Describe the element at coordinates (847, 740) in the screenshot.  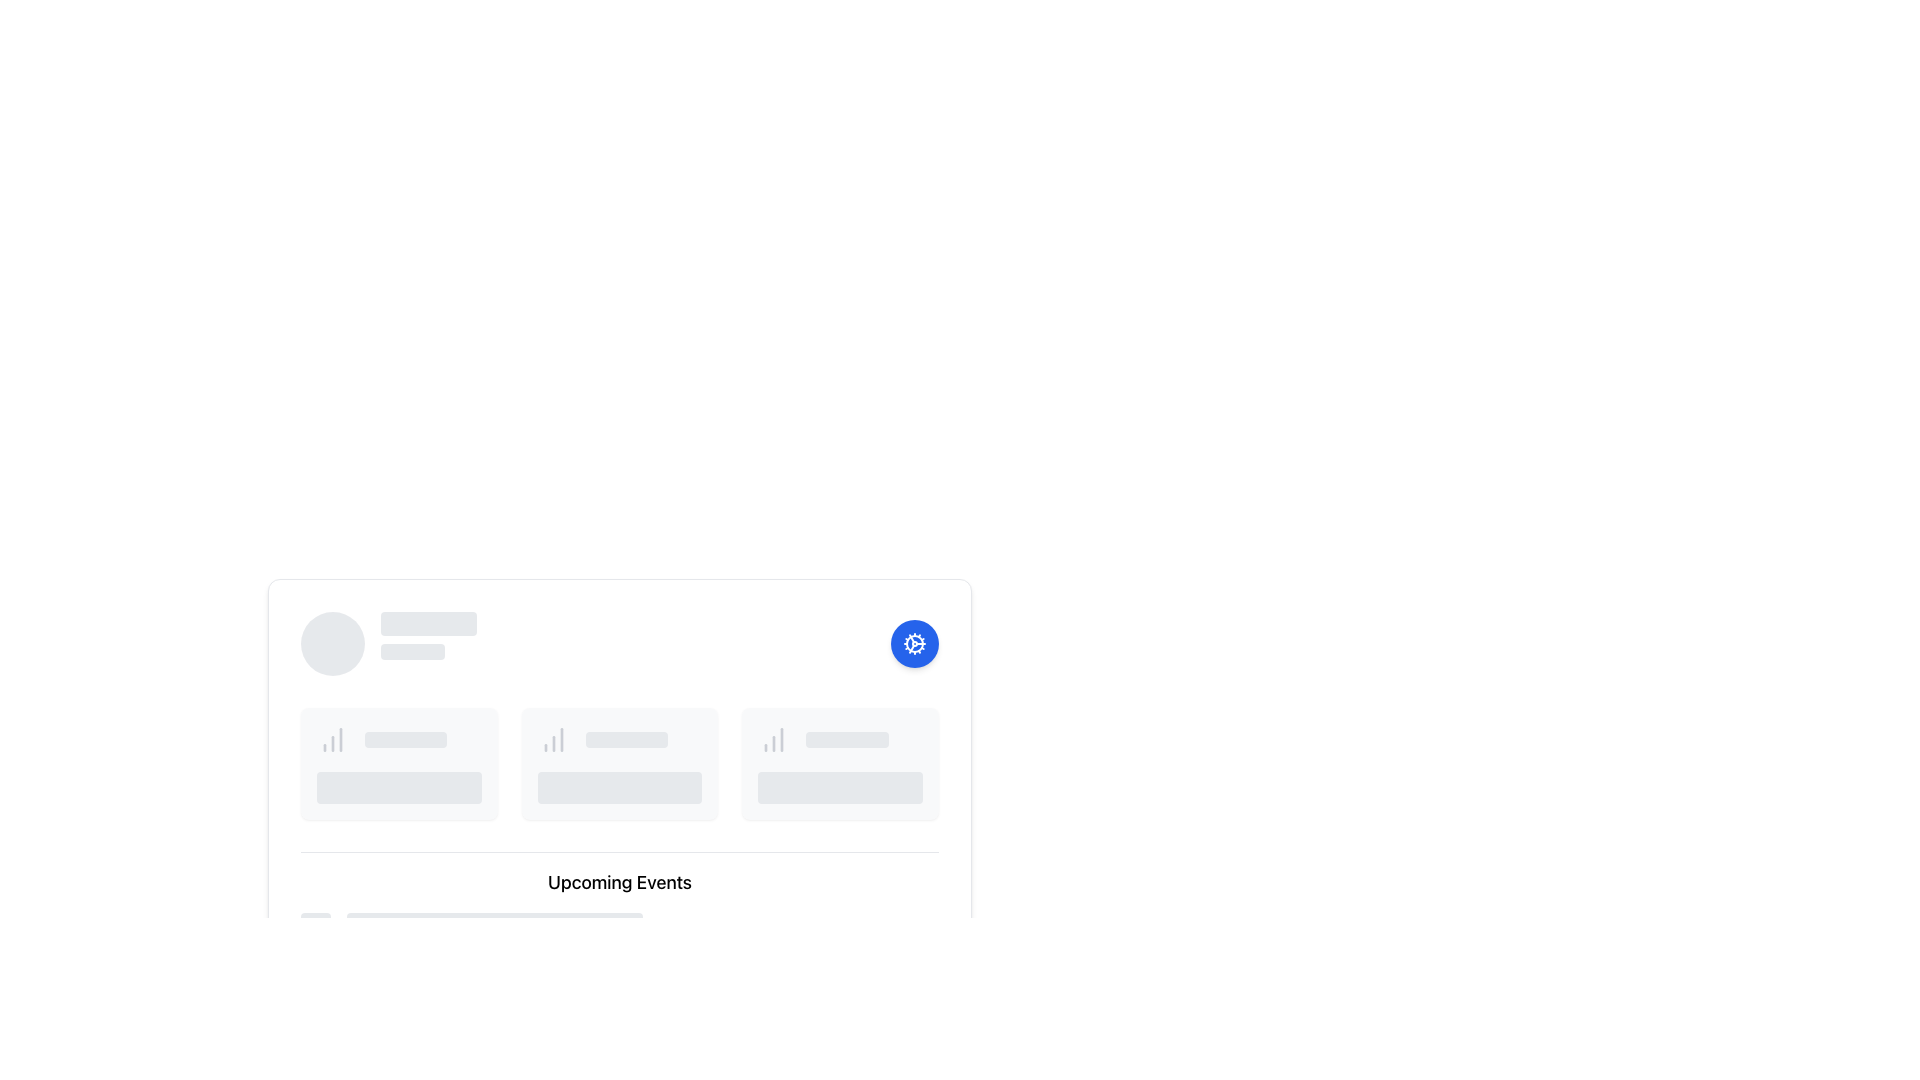
I see `the A progress bar or graphical placeholder, which is a rectangular bar with rounded corners and a light gray background, located in the lower right quadrant of the interface` at that location.